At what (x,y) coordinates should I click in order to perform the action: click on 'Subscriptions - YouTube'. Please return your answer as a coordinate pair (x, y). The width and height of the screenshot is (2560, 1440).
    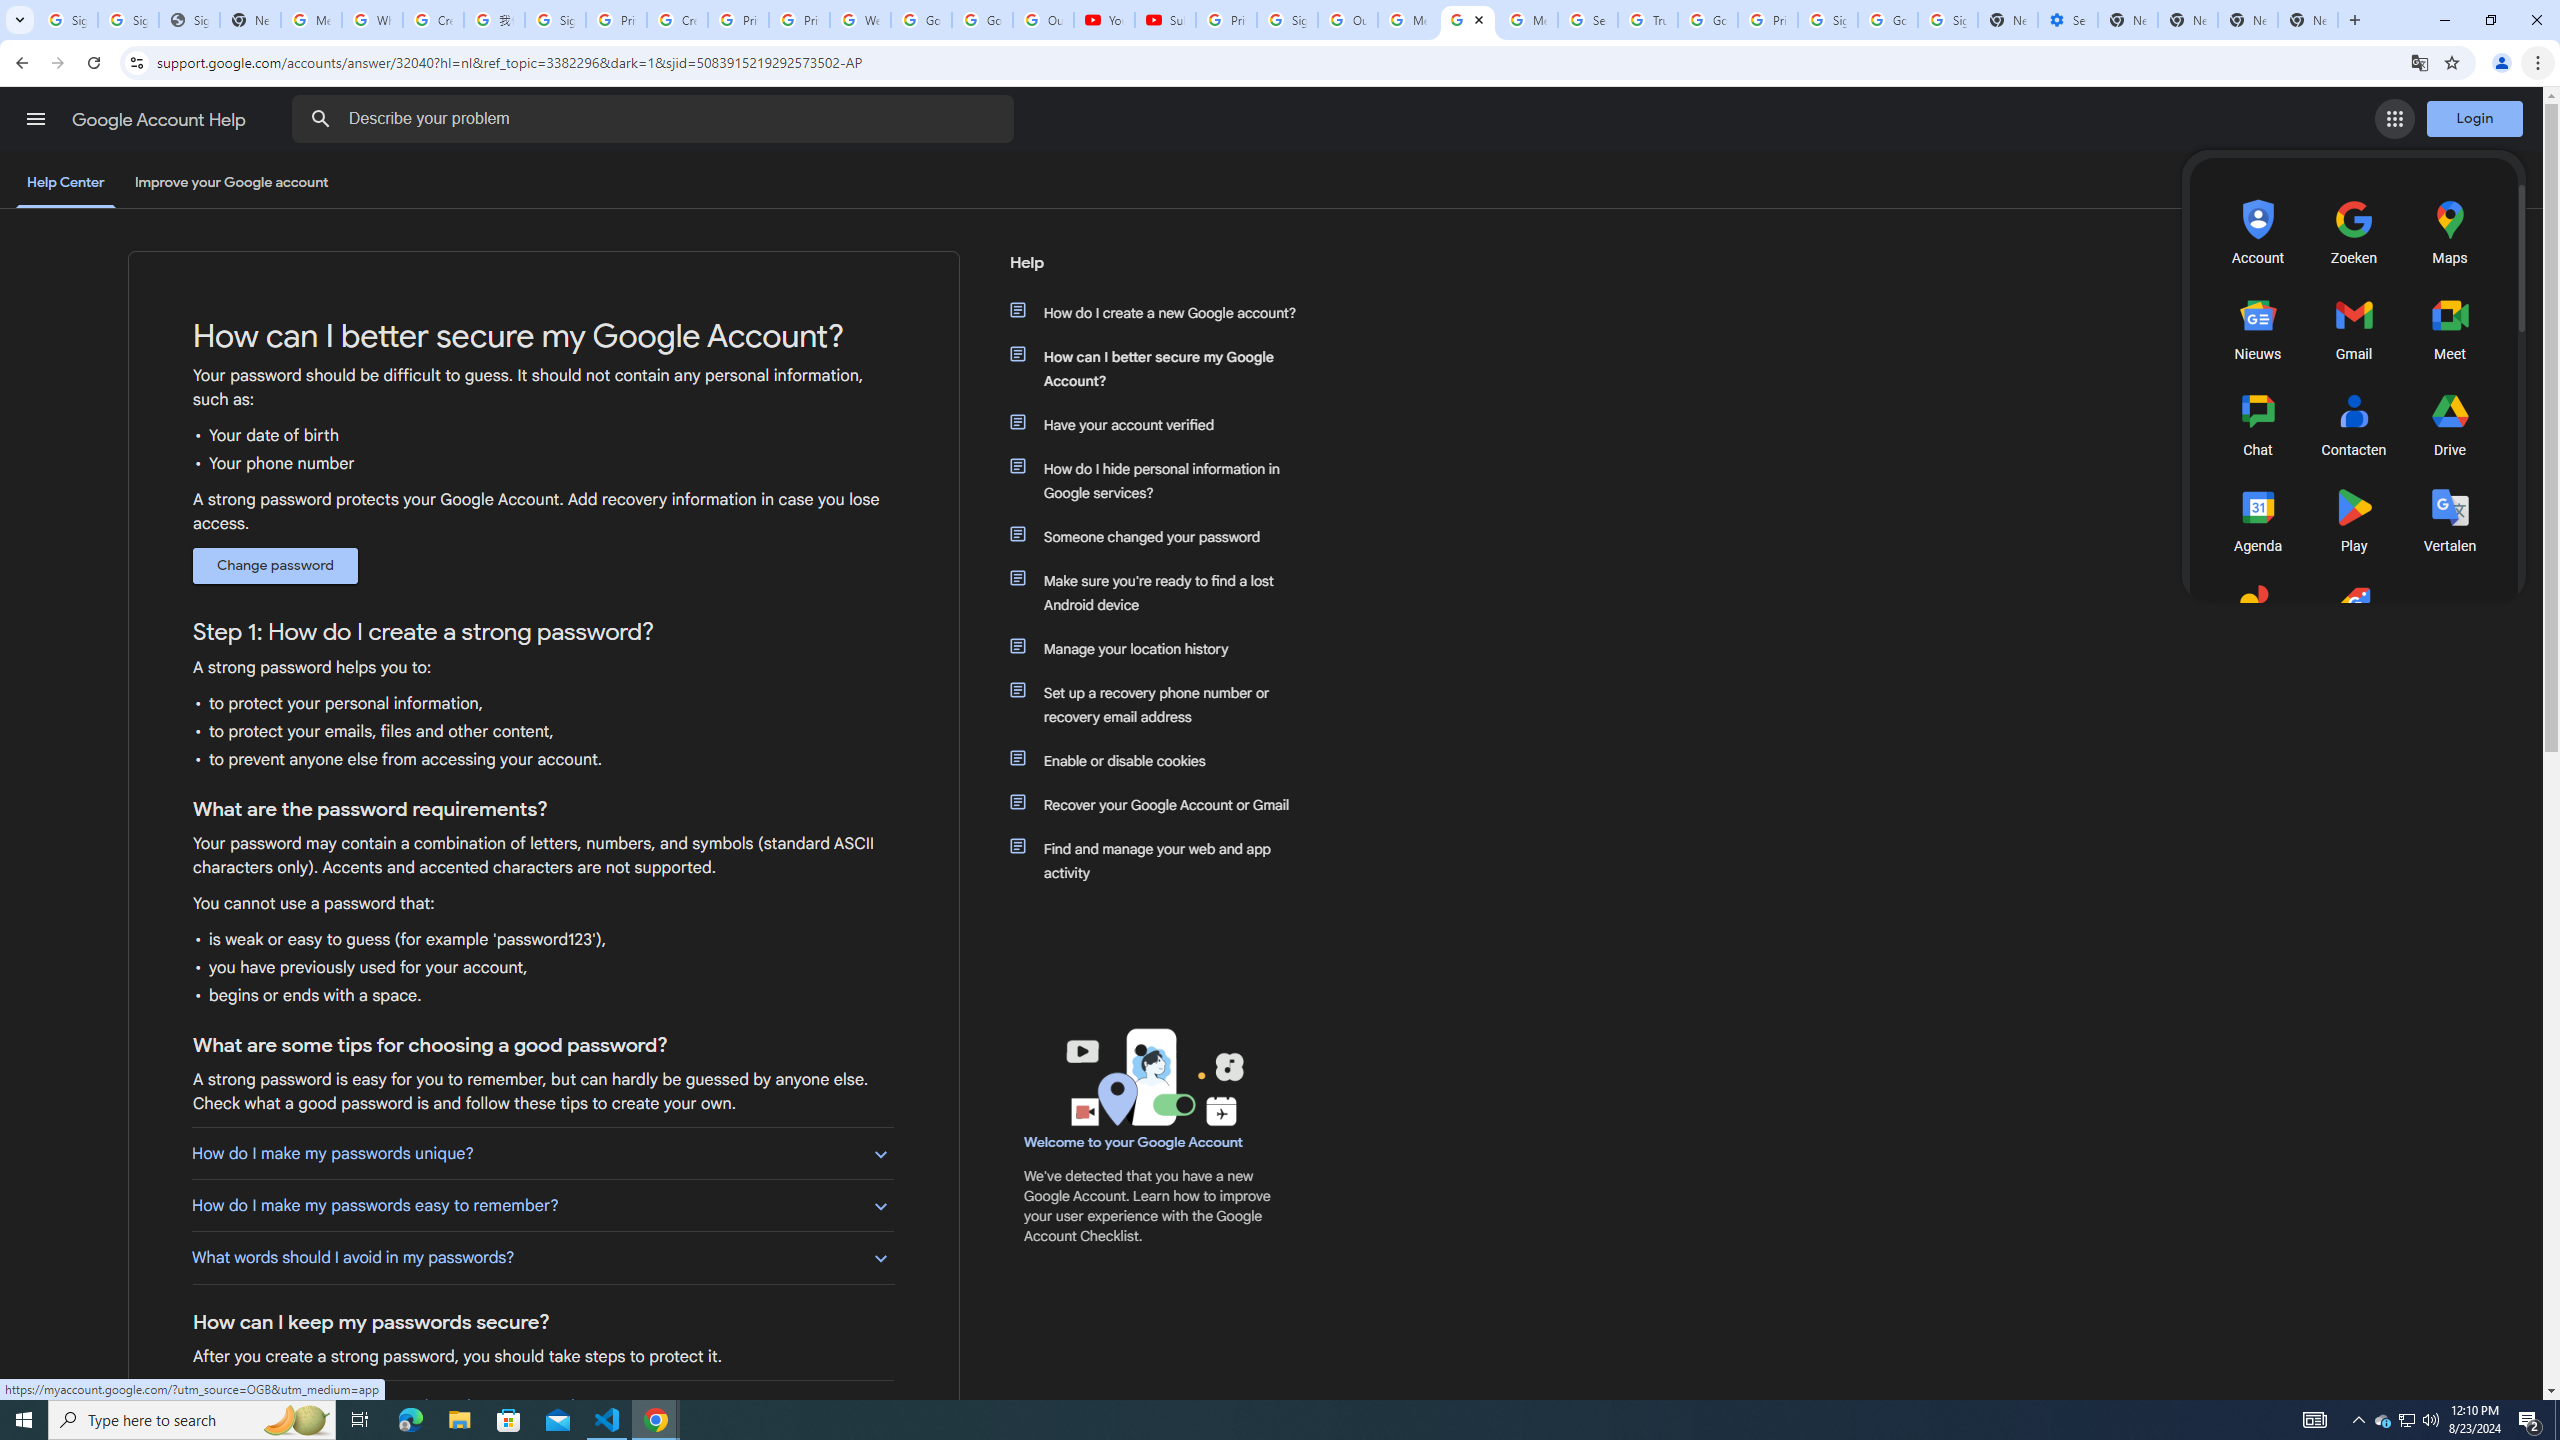
    Looking at the image, I should click on (1165, 19).